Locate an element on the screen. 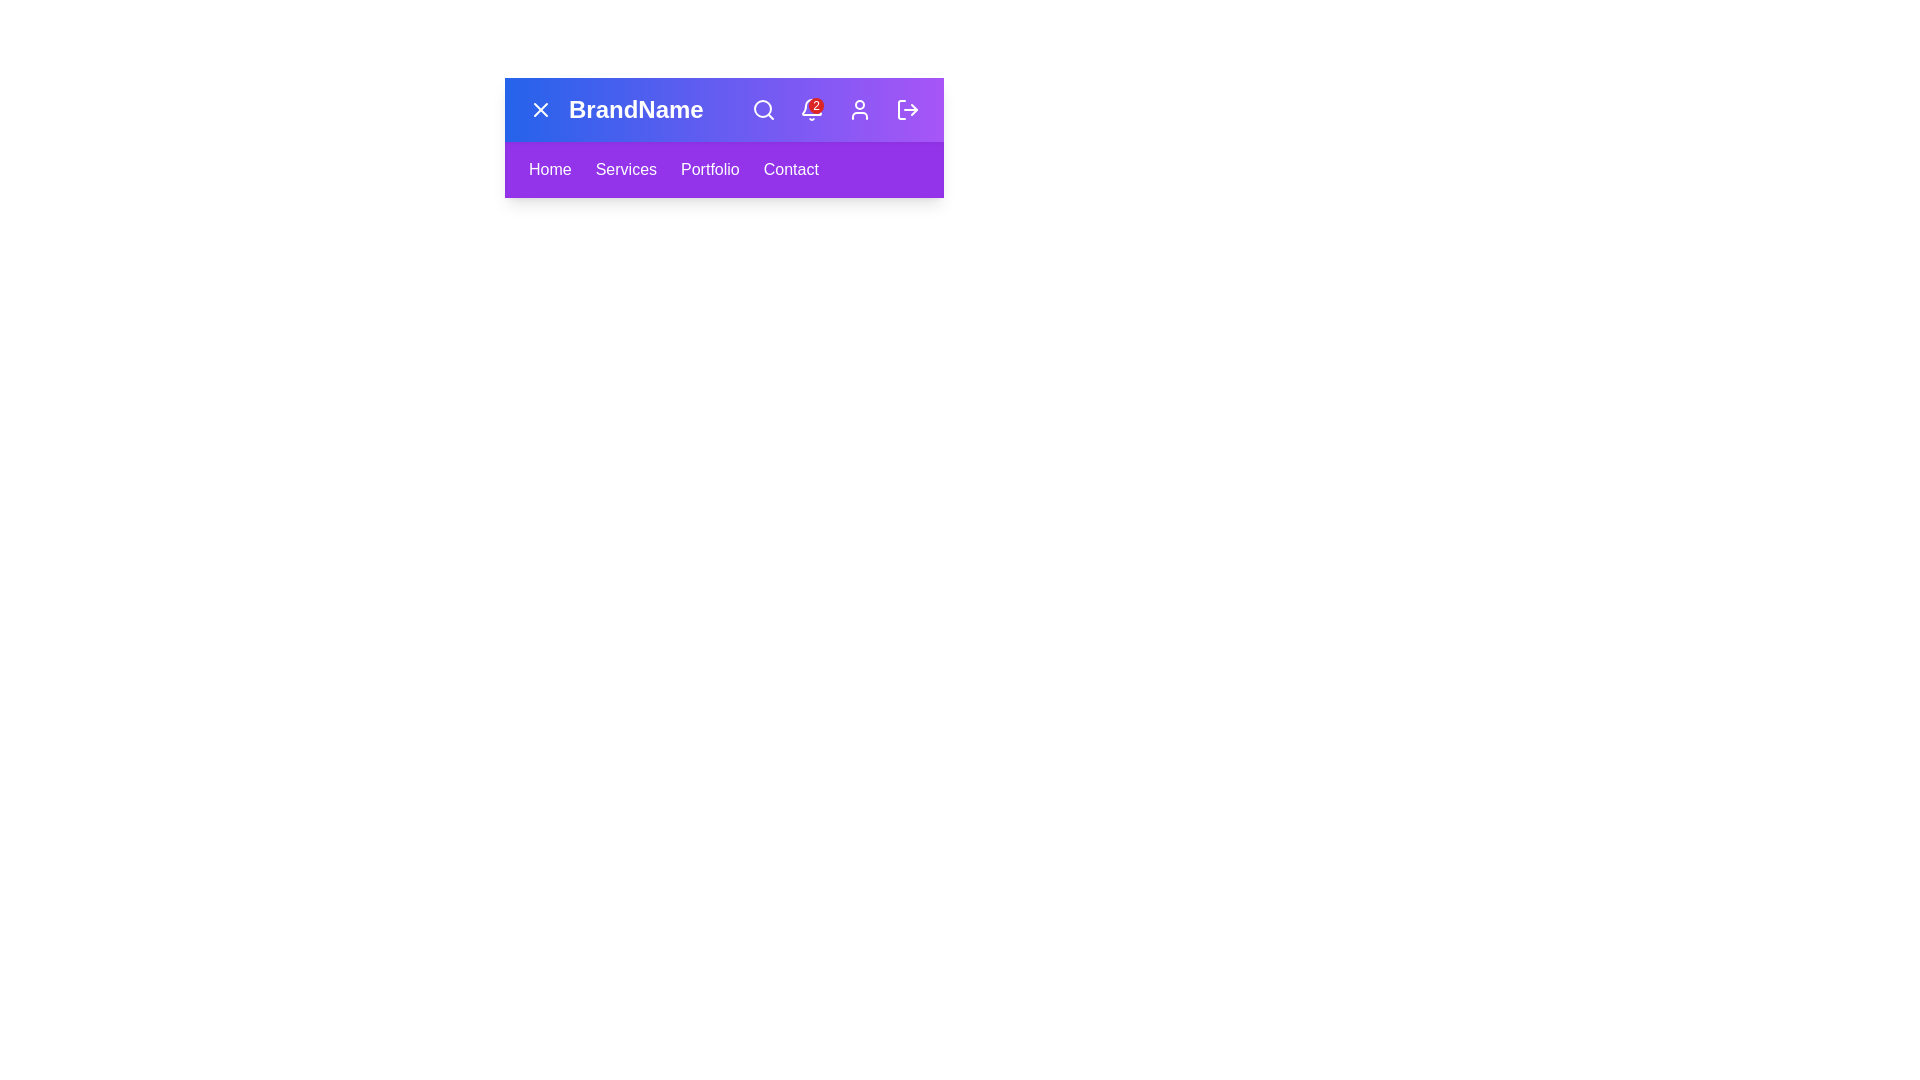  the circular lens of the magnifying glass icon located in the top navigation bar, which represents search functionality is located at coordinates (762, 108).